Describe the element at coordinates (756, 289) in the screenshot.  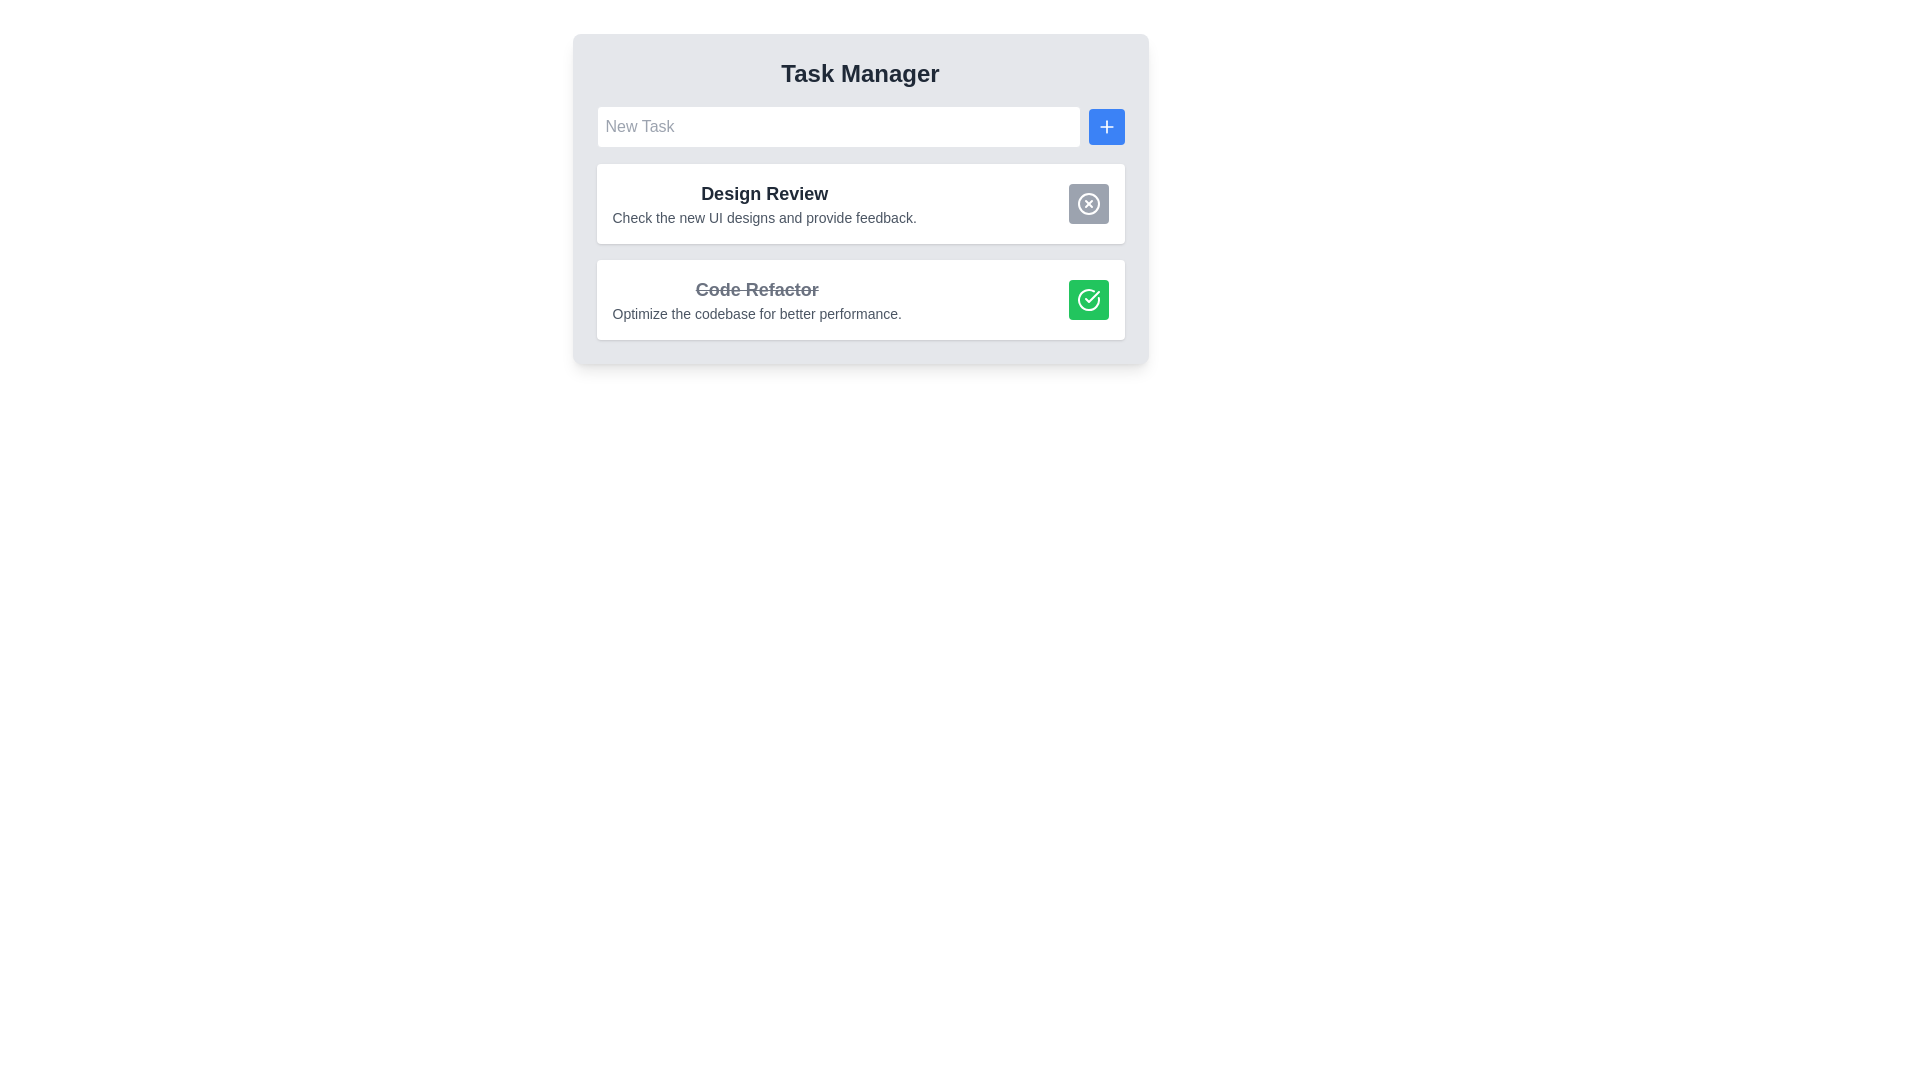
I see `the static text element that represents a completed task title, located below the 'Design Review' task entry and above the explanatory text 'Optimize the codebase for better performance.'` at that location.